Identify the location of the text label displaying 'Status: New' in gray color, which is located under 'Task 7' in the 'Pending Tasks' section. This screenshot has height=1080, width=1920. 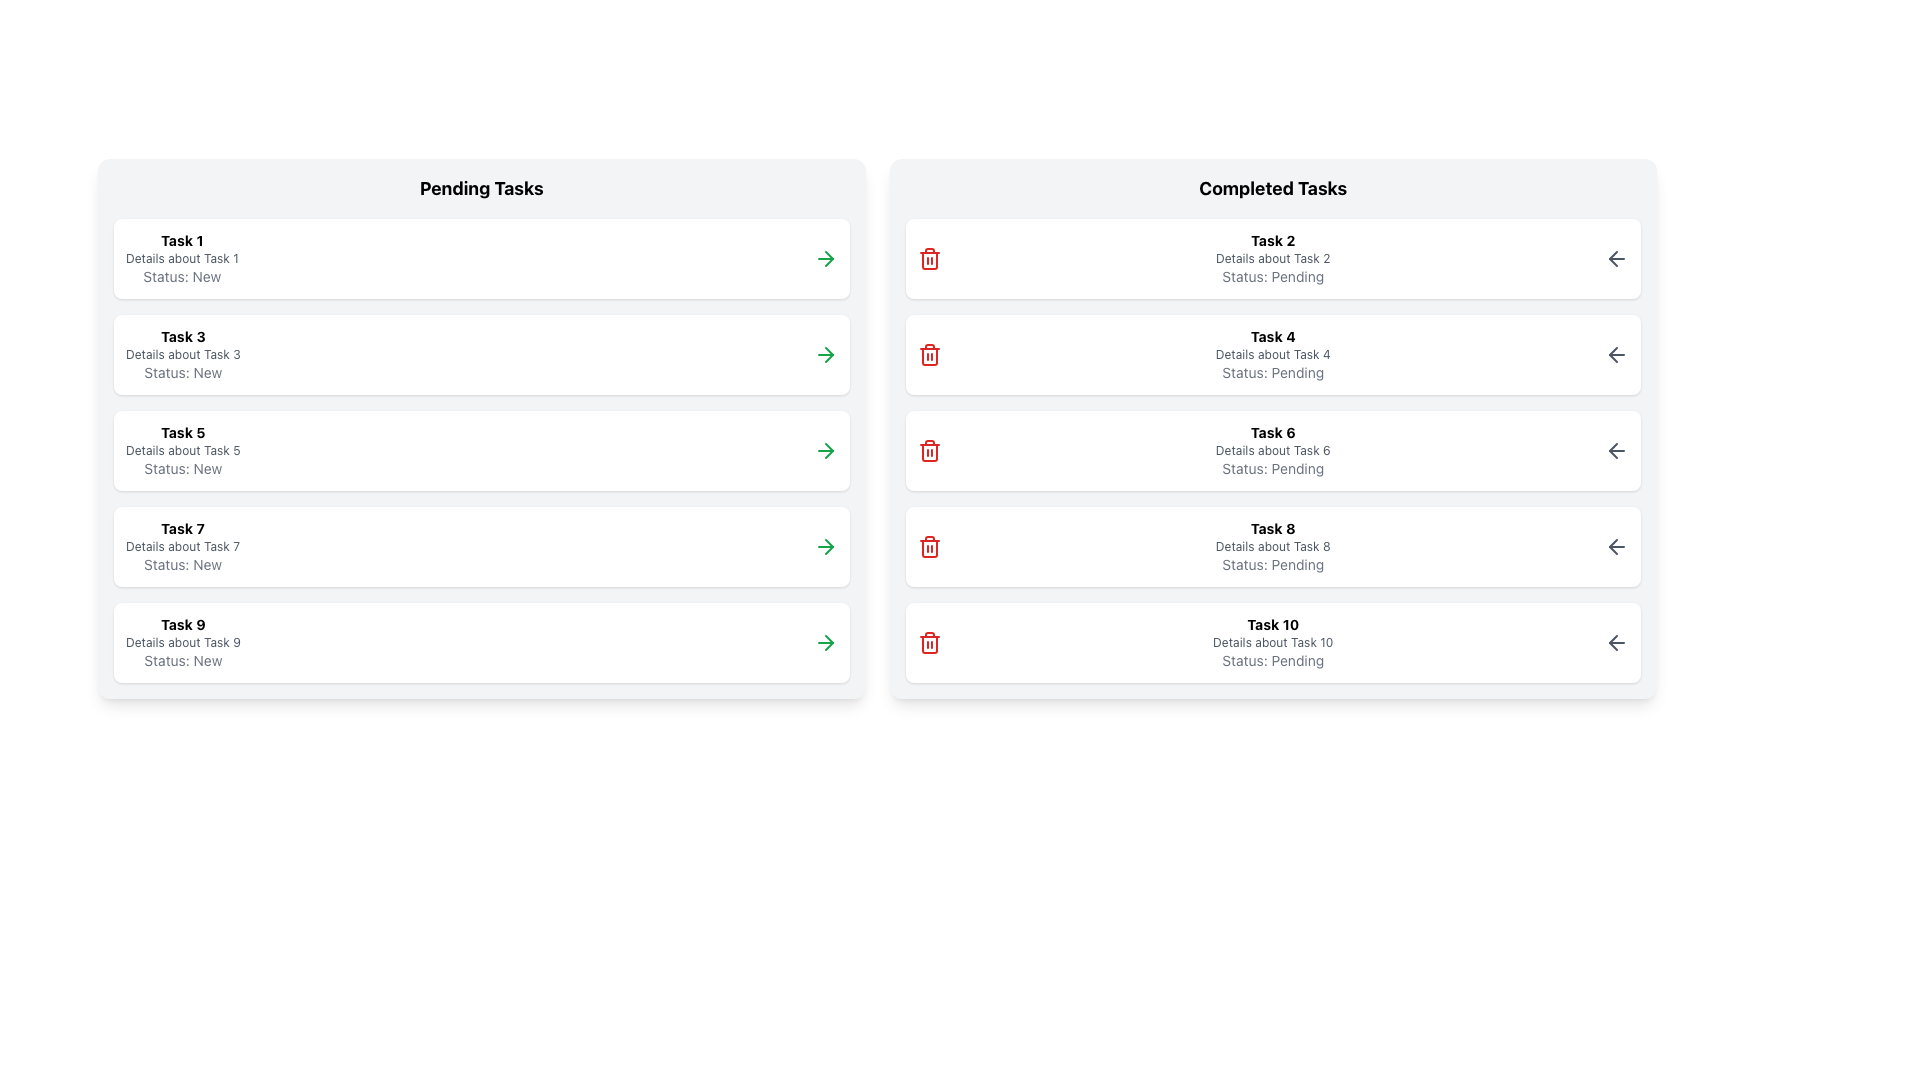
(182, 564).